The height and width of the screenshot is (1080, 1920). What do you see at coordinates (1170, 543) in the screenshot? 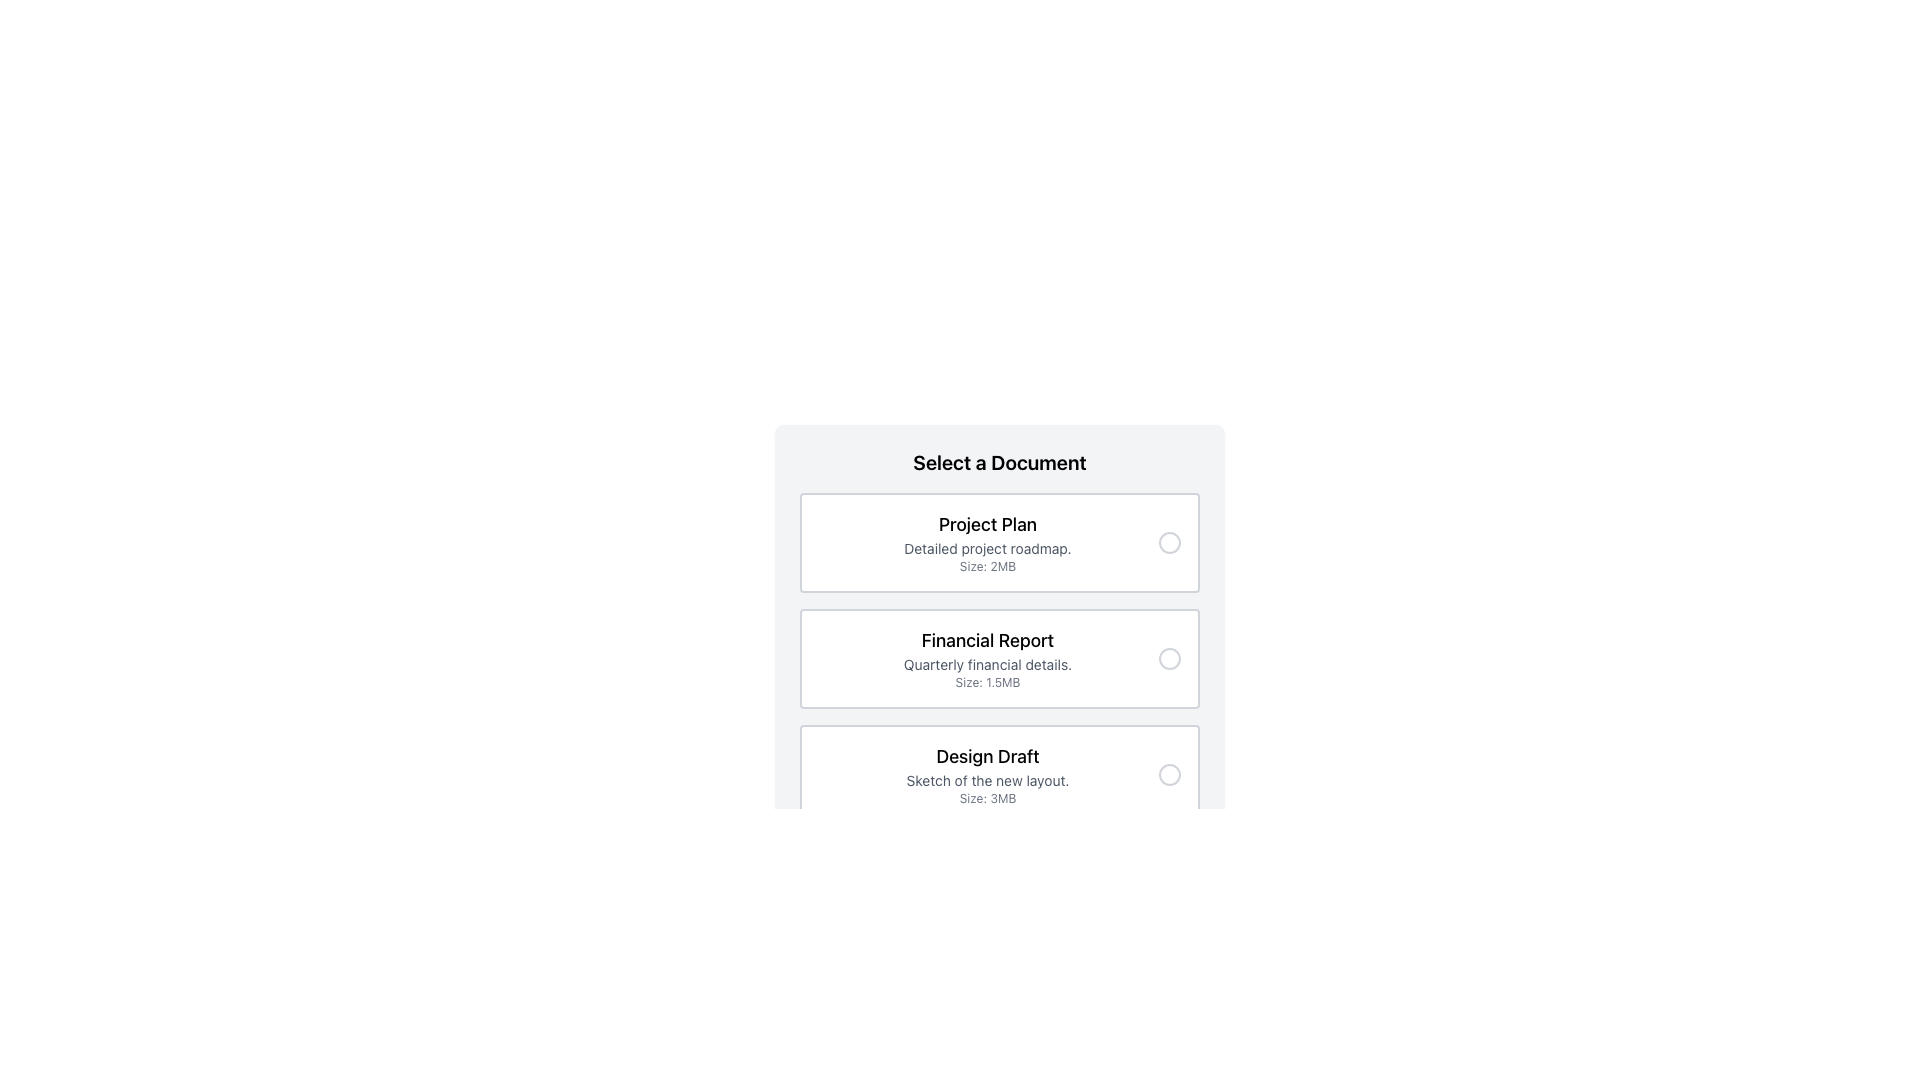
I see `circular icon indicator at the far right end of the 'Project Plan' section, which has a light gray border and no fill` at bounding box center [1170, 543].